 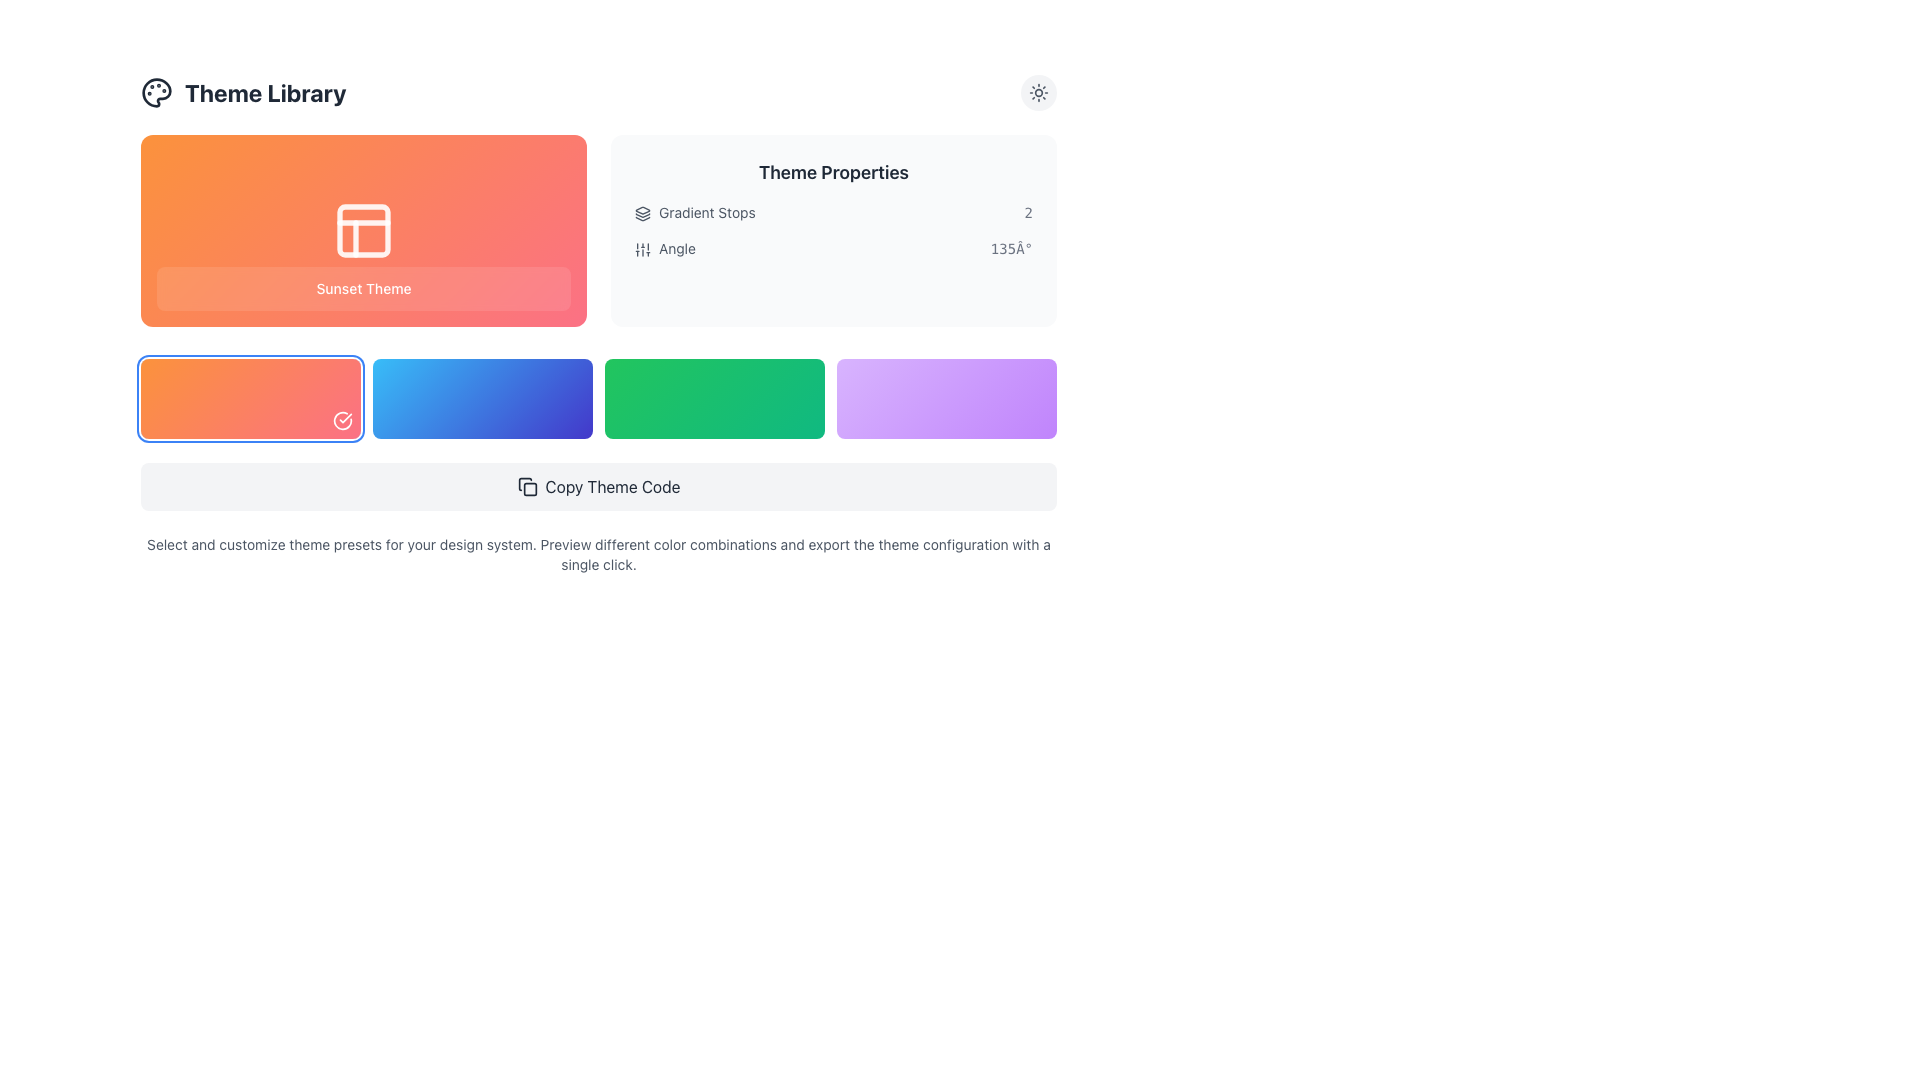 I want to click on the circular sun icon with radiating lines located at the top-right corner of the interface, adjacent to the title 'Theme Properties', so click(x=1038, y=92).